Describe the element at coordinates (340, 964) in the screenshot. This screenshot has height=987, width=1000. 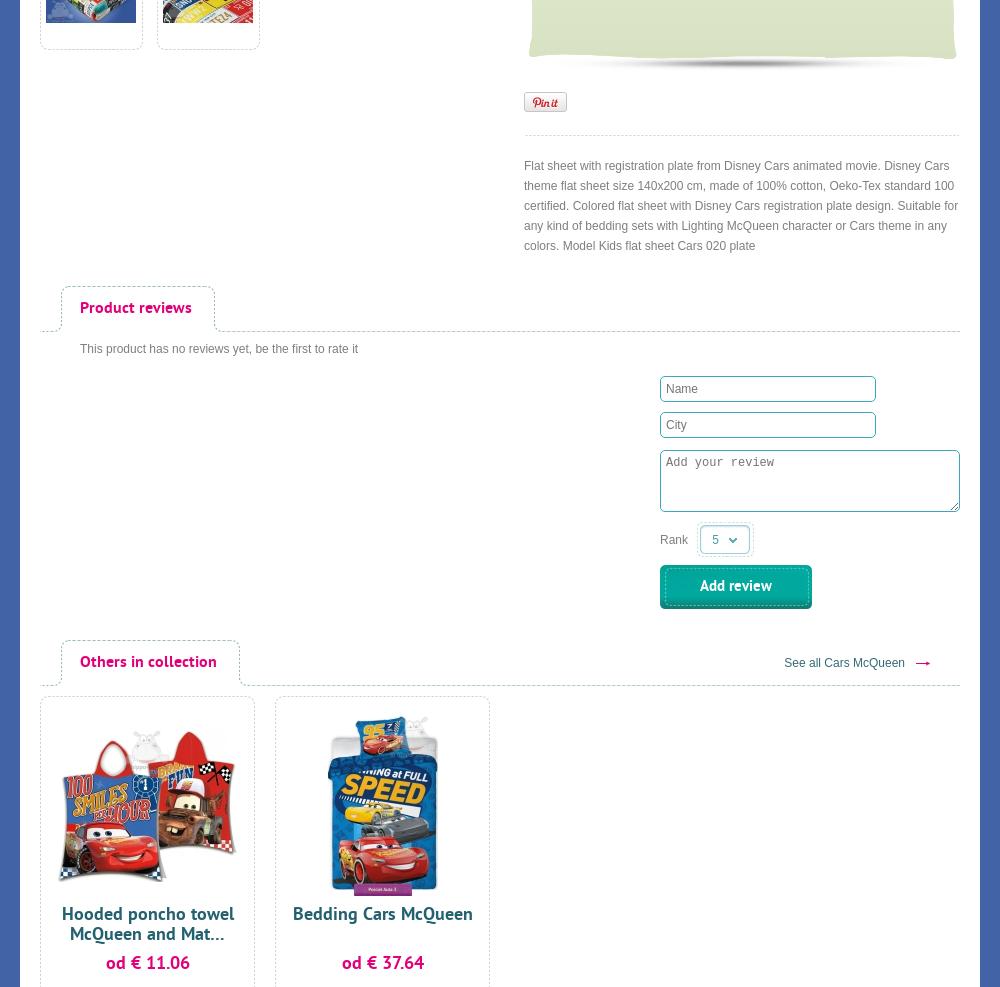
I see `'od € 37.64'` at that location.